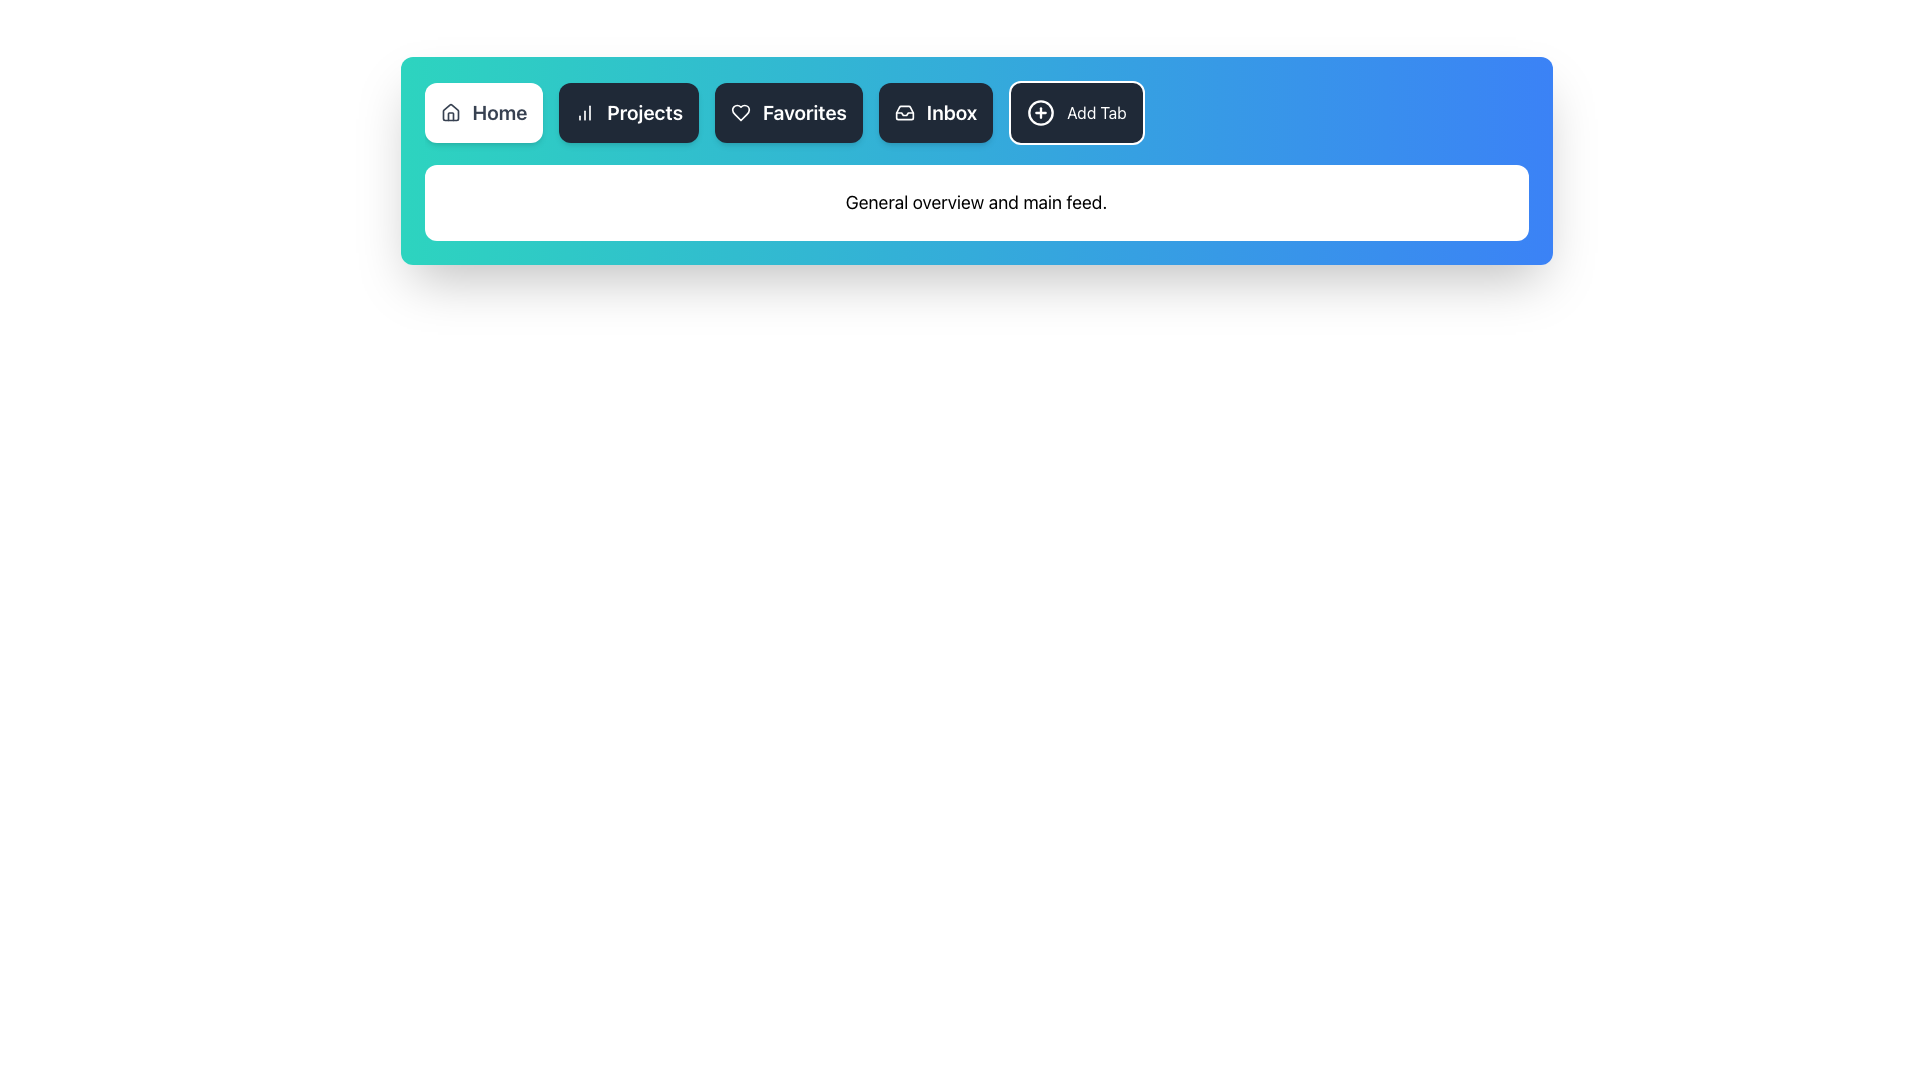 Image resolution: width=1920 pixels, height=1080 pixels. What do you see at coordinates (584, 112) in the screenshot?
I see `the analytics icon located within the 'Projects' button, which is part of the navigation bar, positioned near the left side` at bounding box center [584, 112].